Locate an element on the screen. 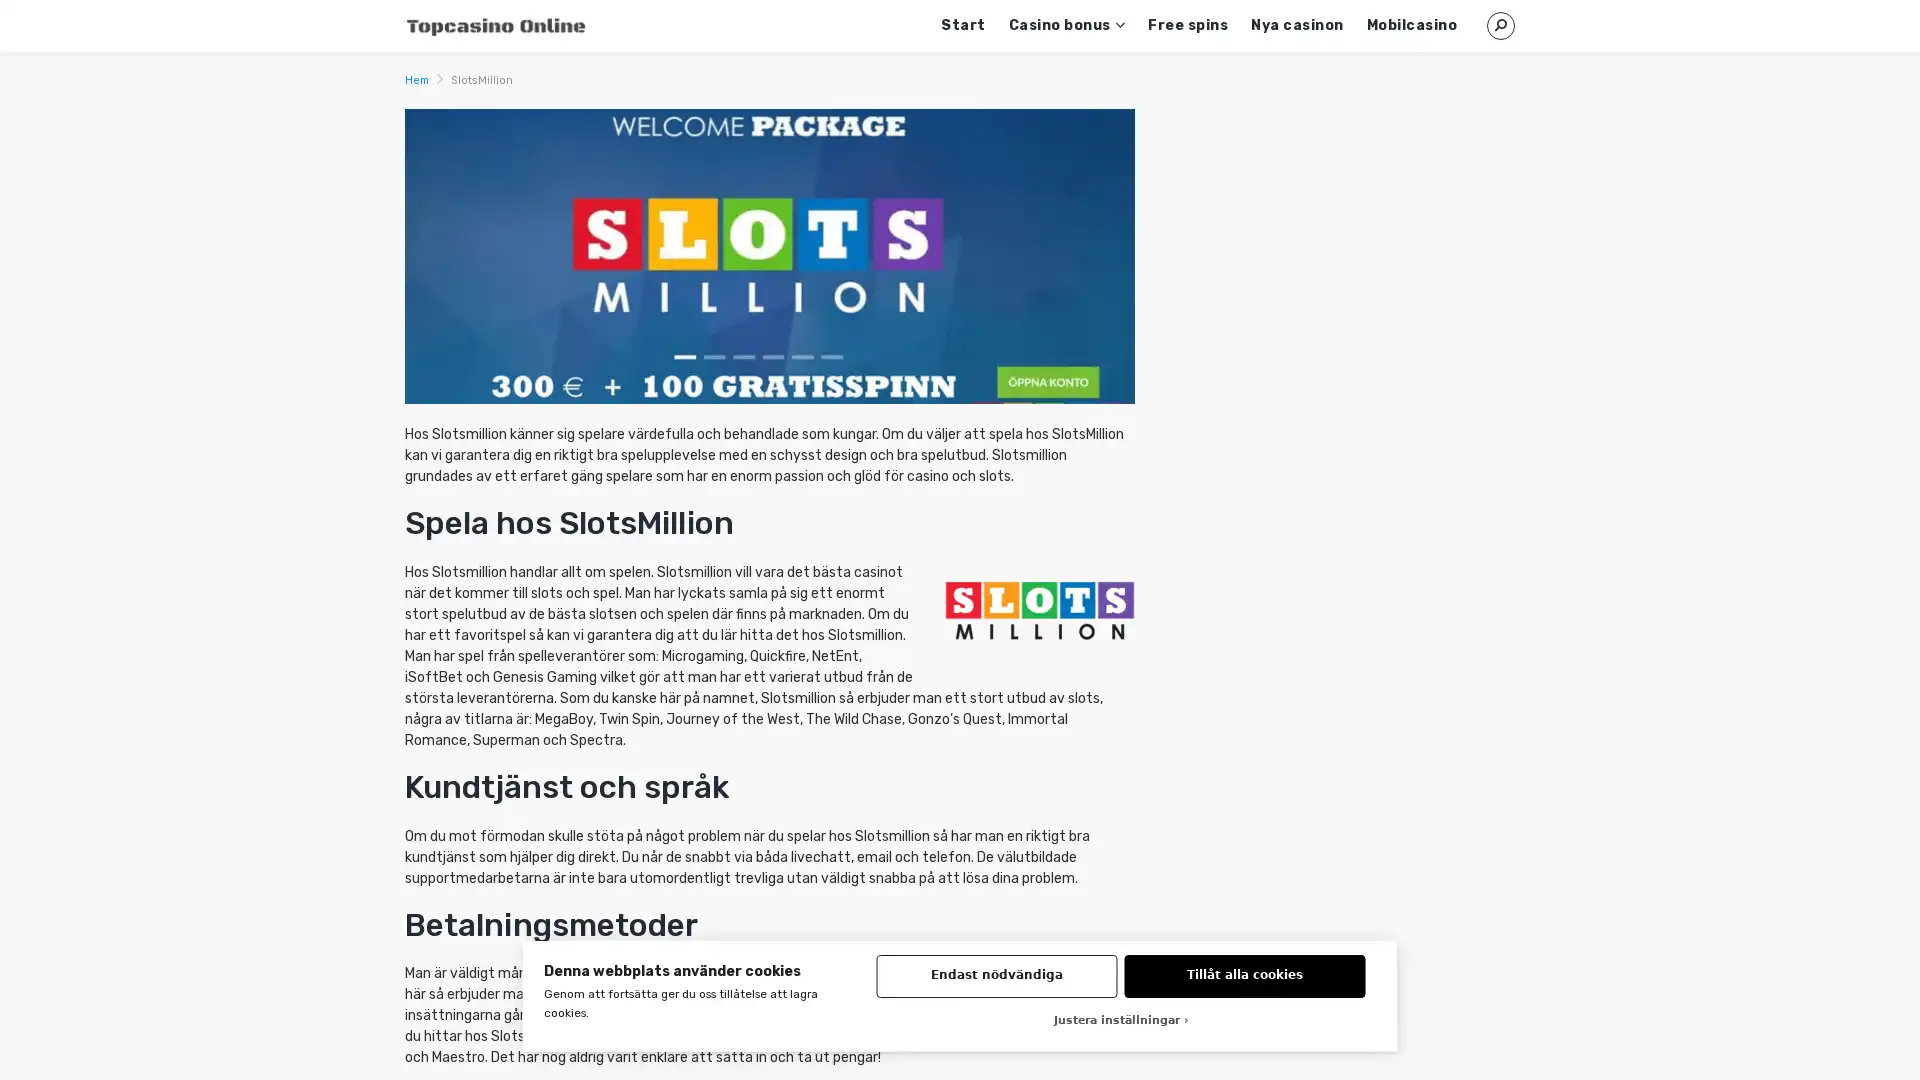  Endast nodvandiga is located at coordinates (996, 974).